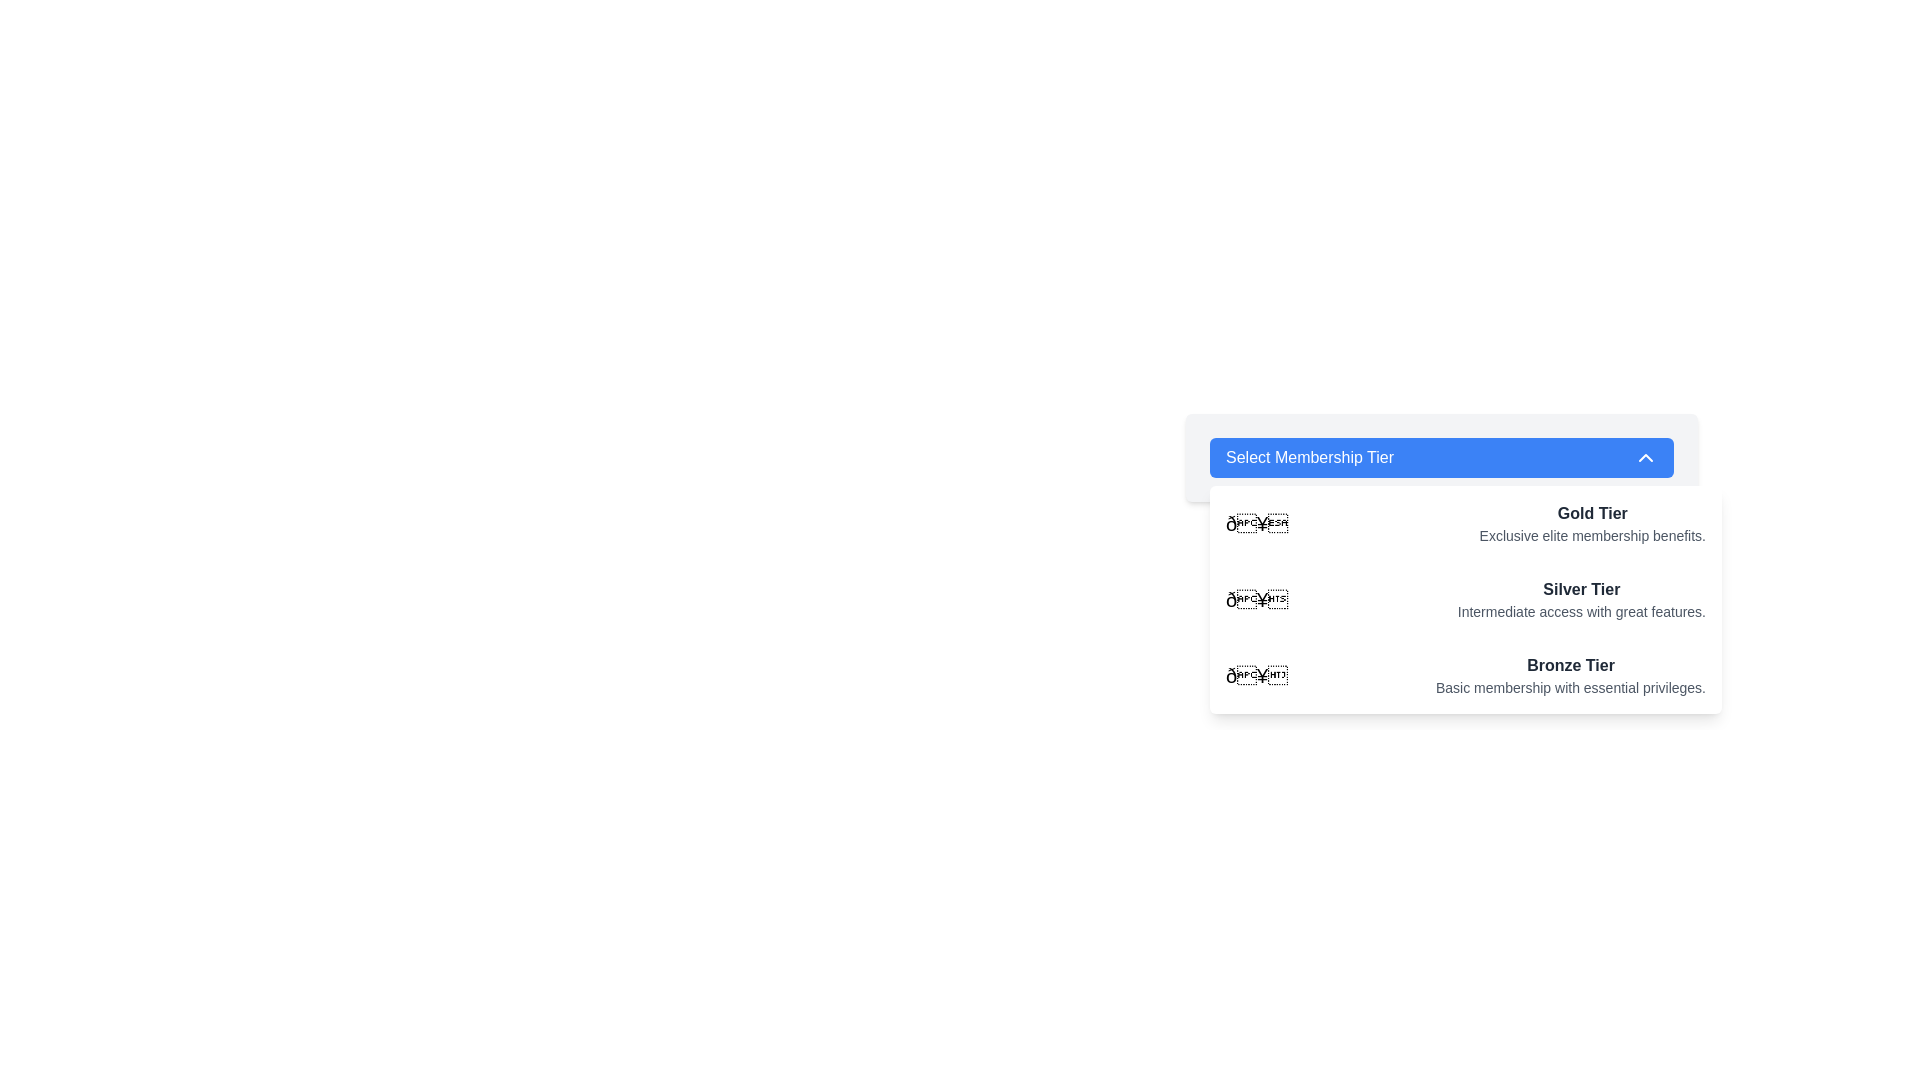  I want to click on text label 'Bronze Tier' which is the third item in the 'Select Membership Tier' list, positioned below 'Silver Tier' and above the next item, so click(1569, 675).